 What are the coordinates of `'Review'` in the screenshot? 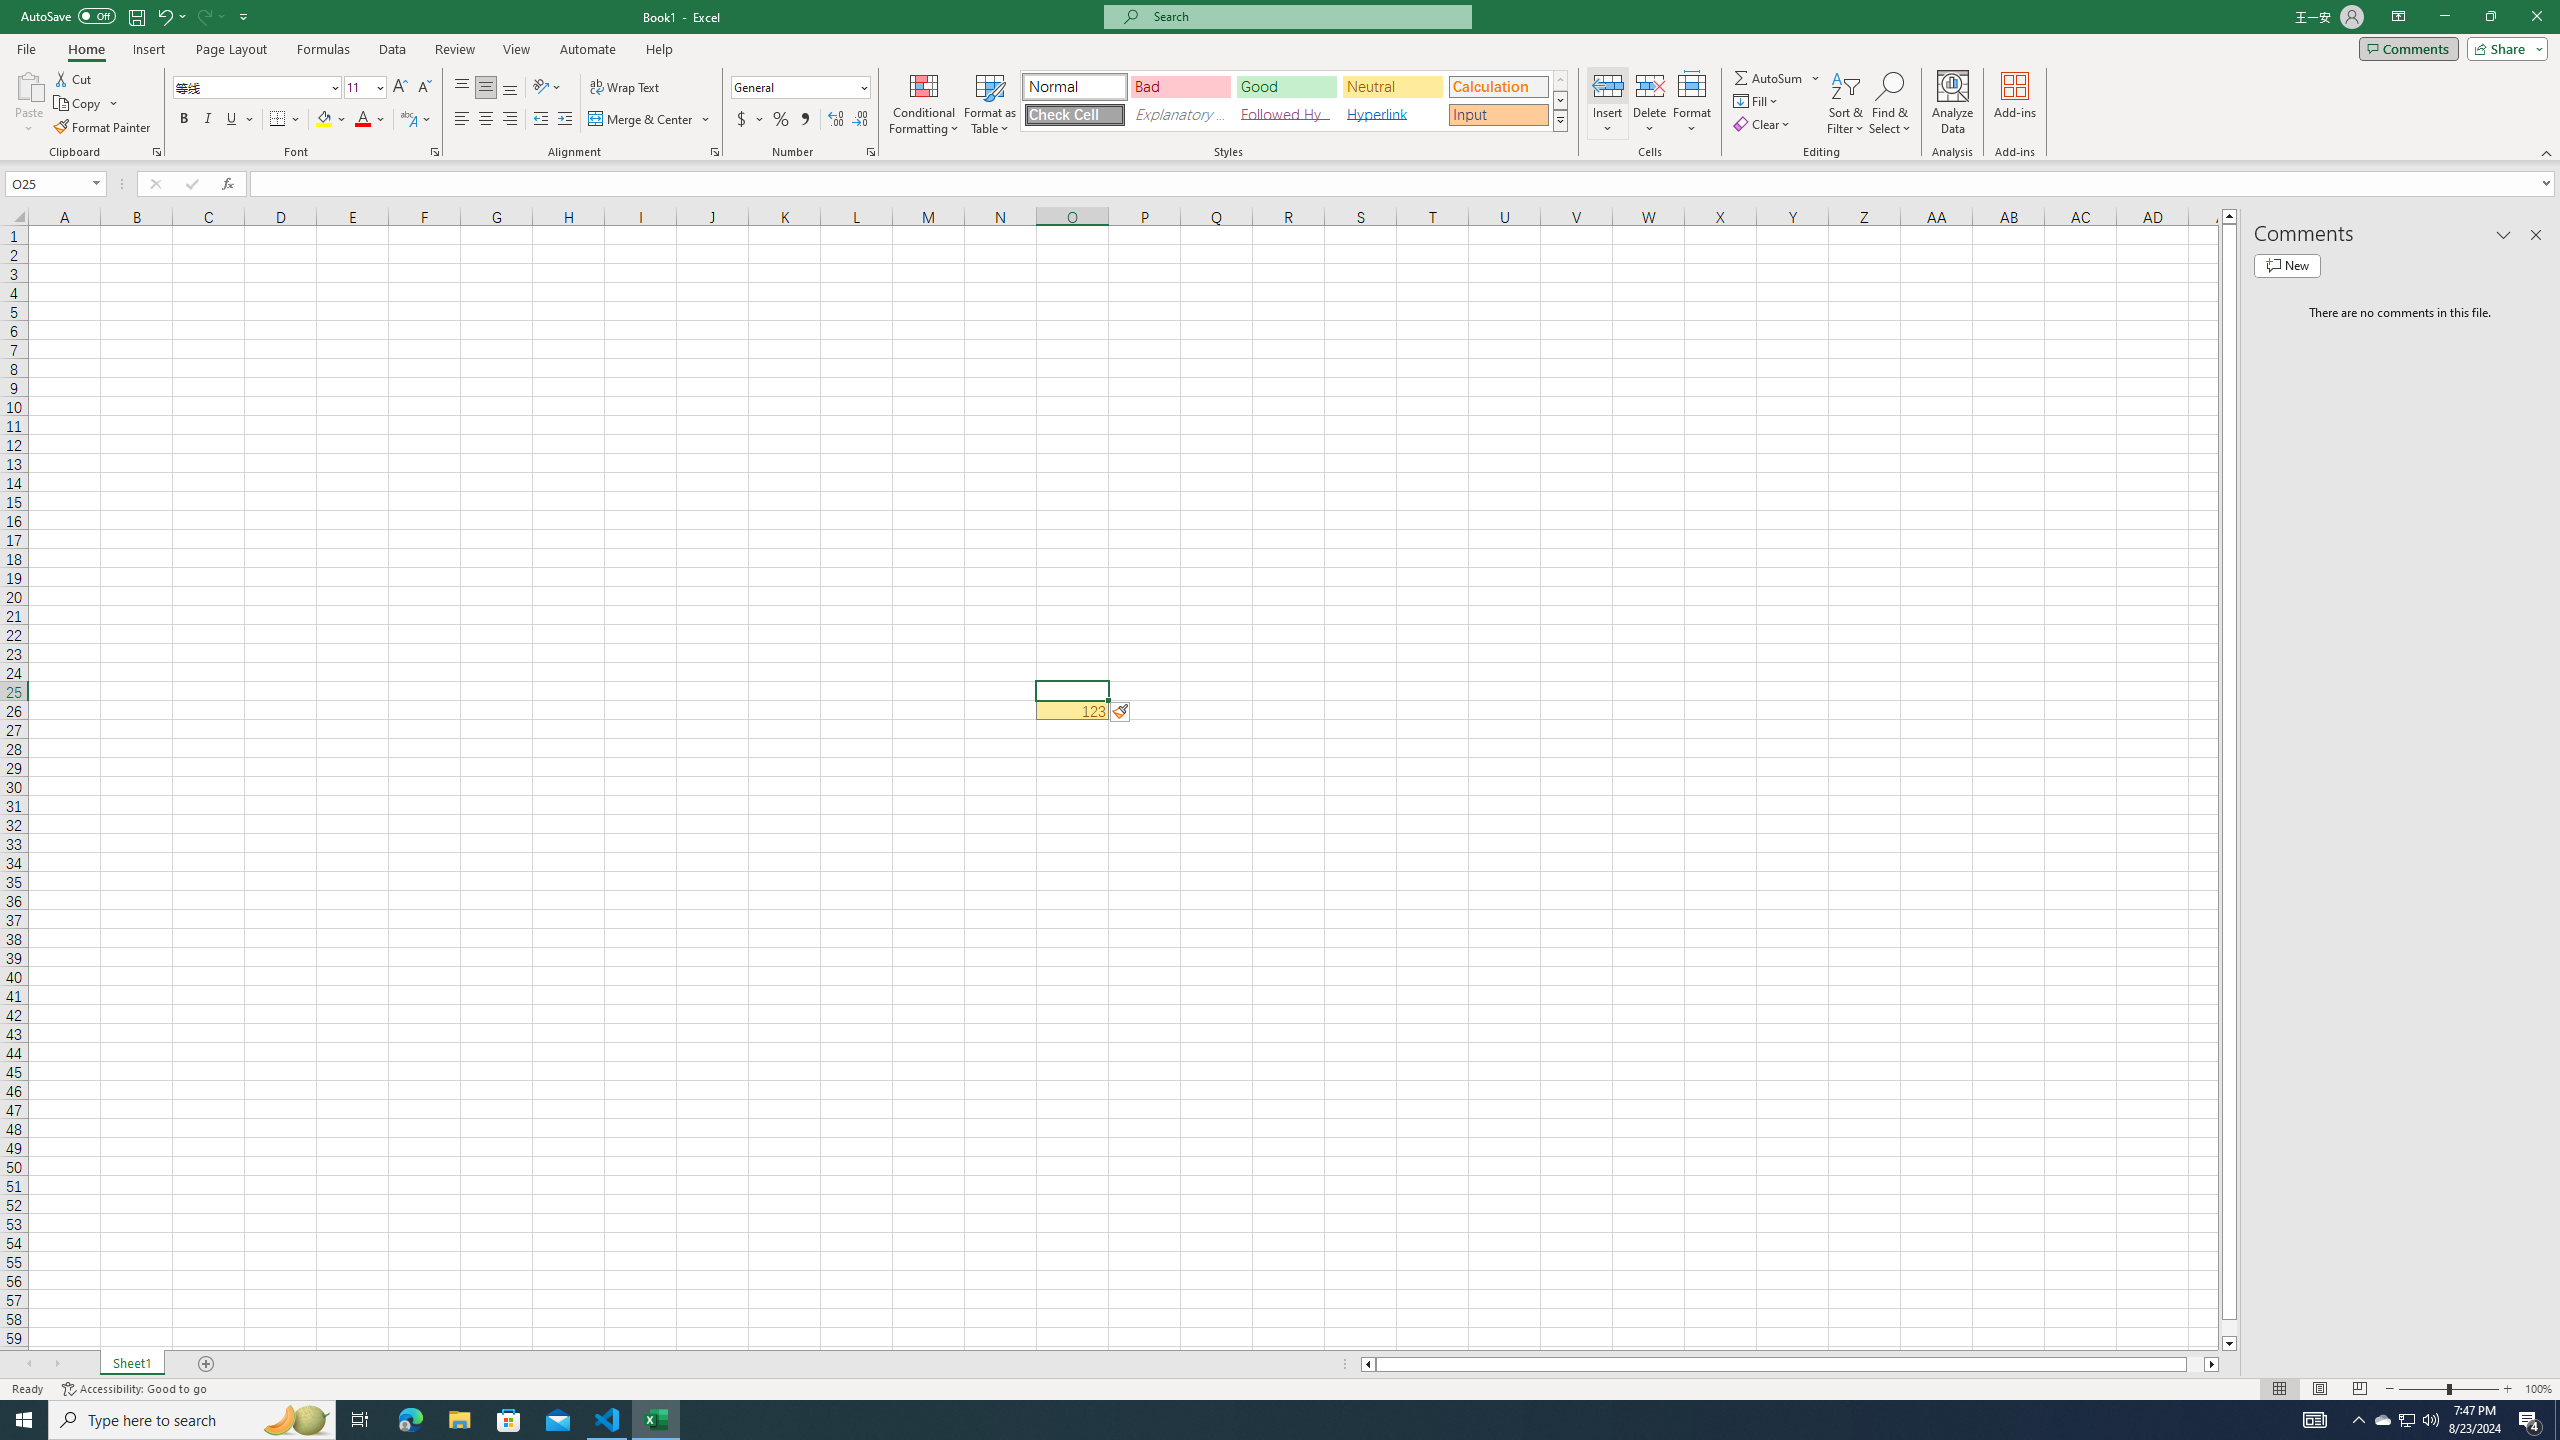 It's located at (453, 49).